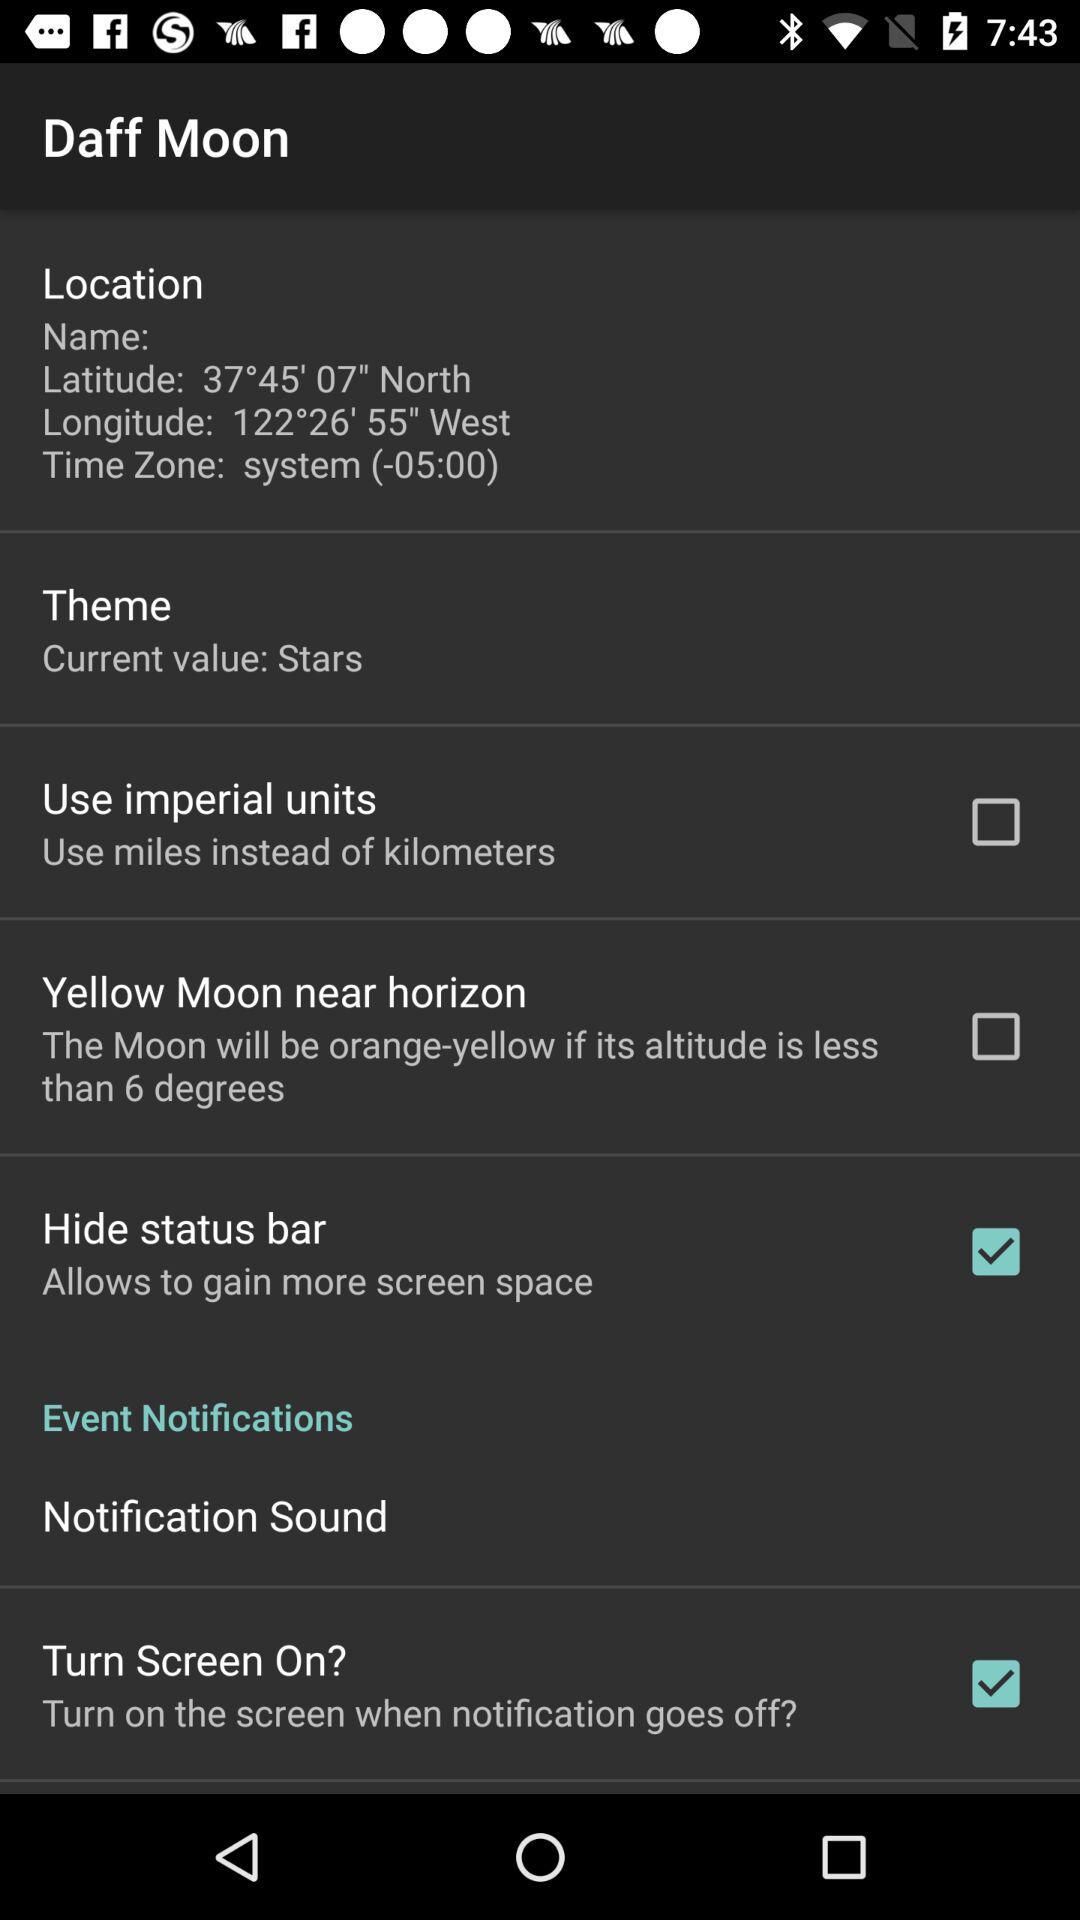 The width and height of the screenshot is (1080, 1920). Describe the element at coordinates (540, 1394) in the screenshot. I see `icon below allows to gain` at that location.